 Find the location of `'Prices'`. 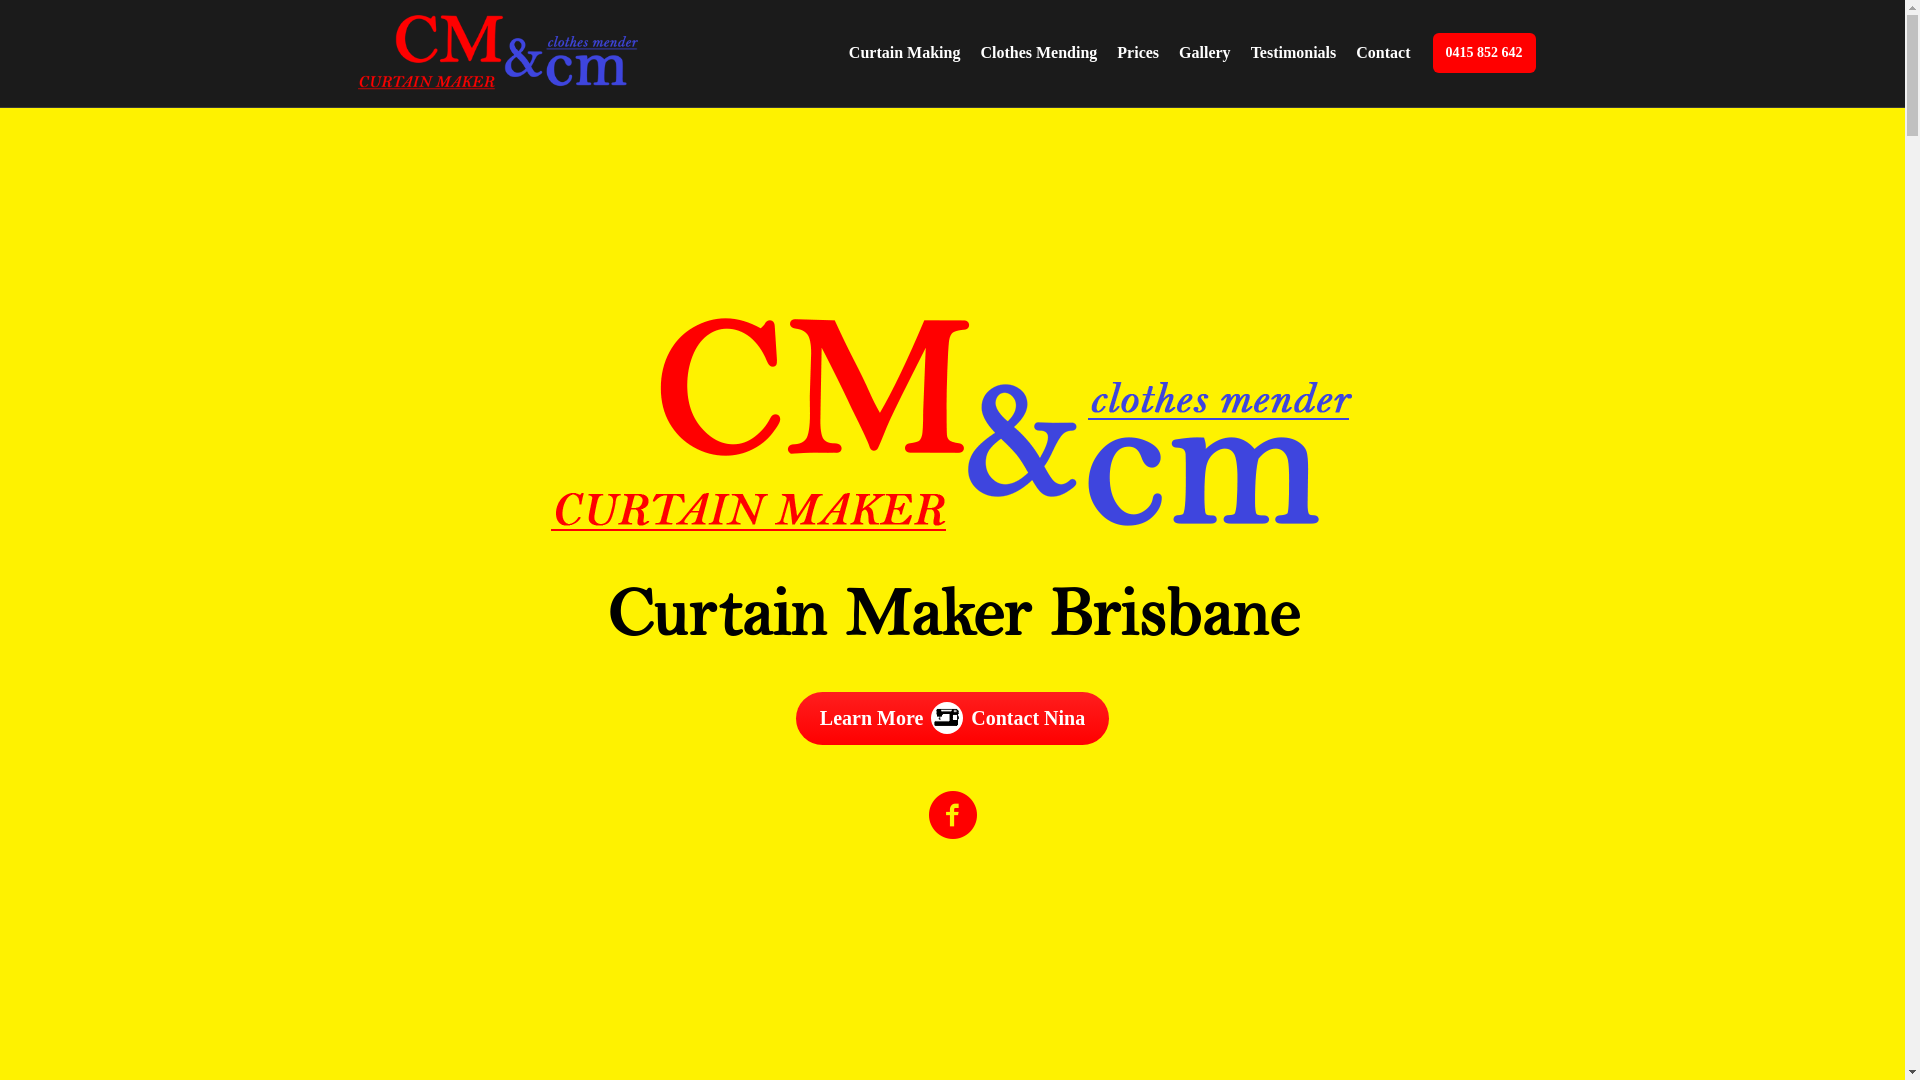

'Prices' is located at coordinates (1137, 52).